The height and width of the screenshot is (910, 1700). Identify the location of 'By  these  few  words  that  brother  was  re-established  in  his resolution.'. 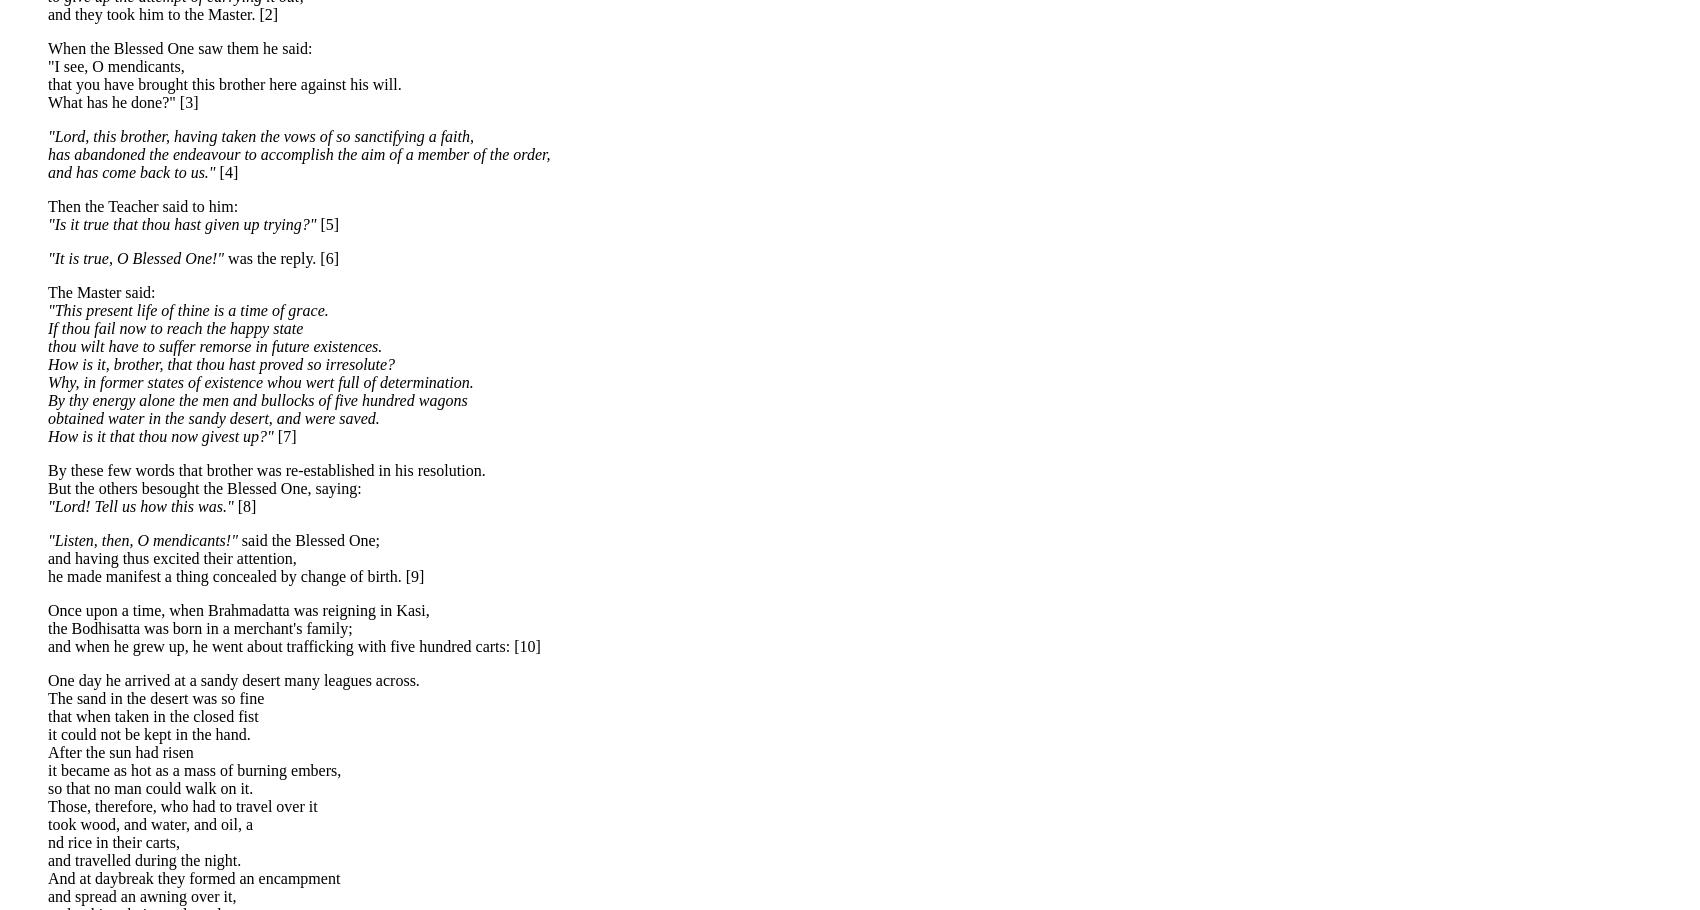
(266, 468).